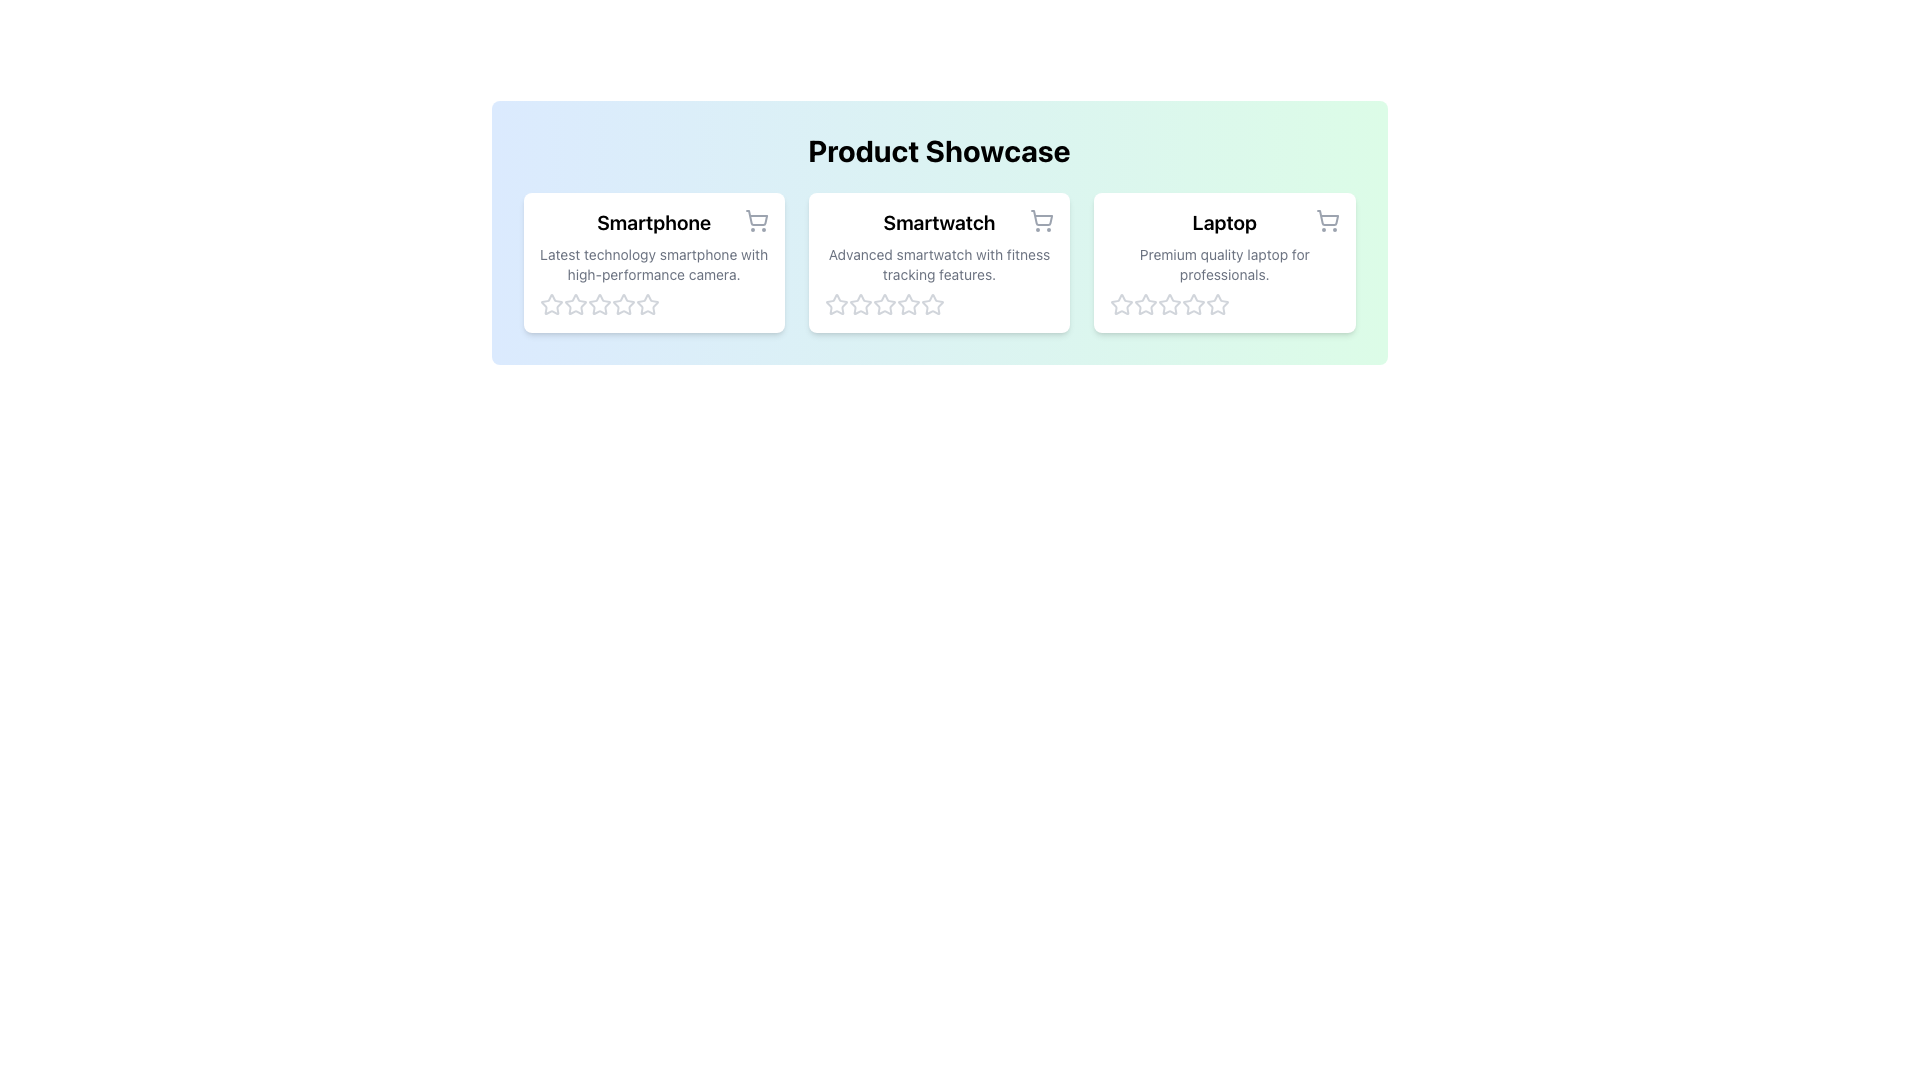  I want to click on the third rating star button in the 'Laptop' card of the 'Product Showcase' interface, so click(1170, 304).